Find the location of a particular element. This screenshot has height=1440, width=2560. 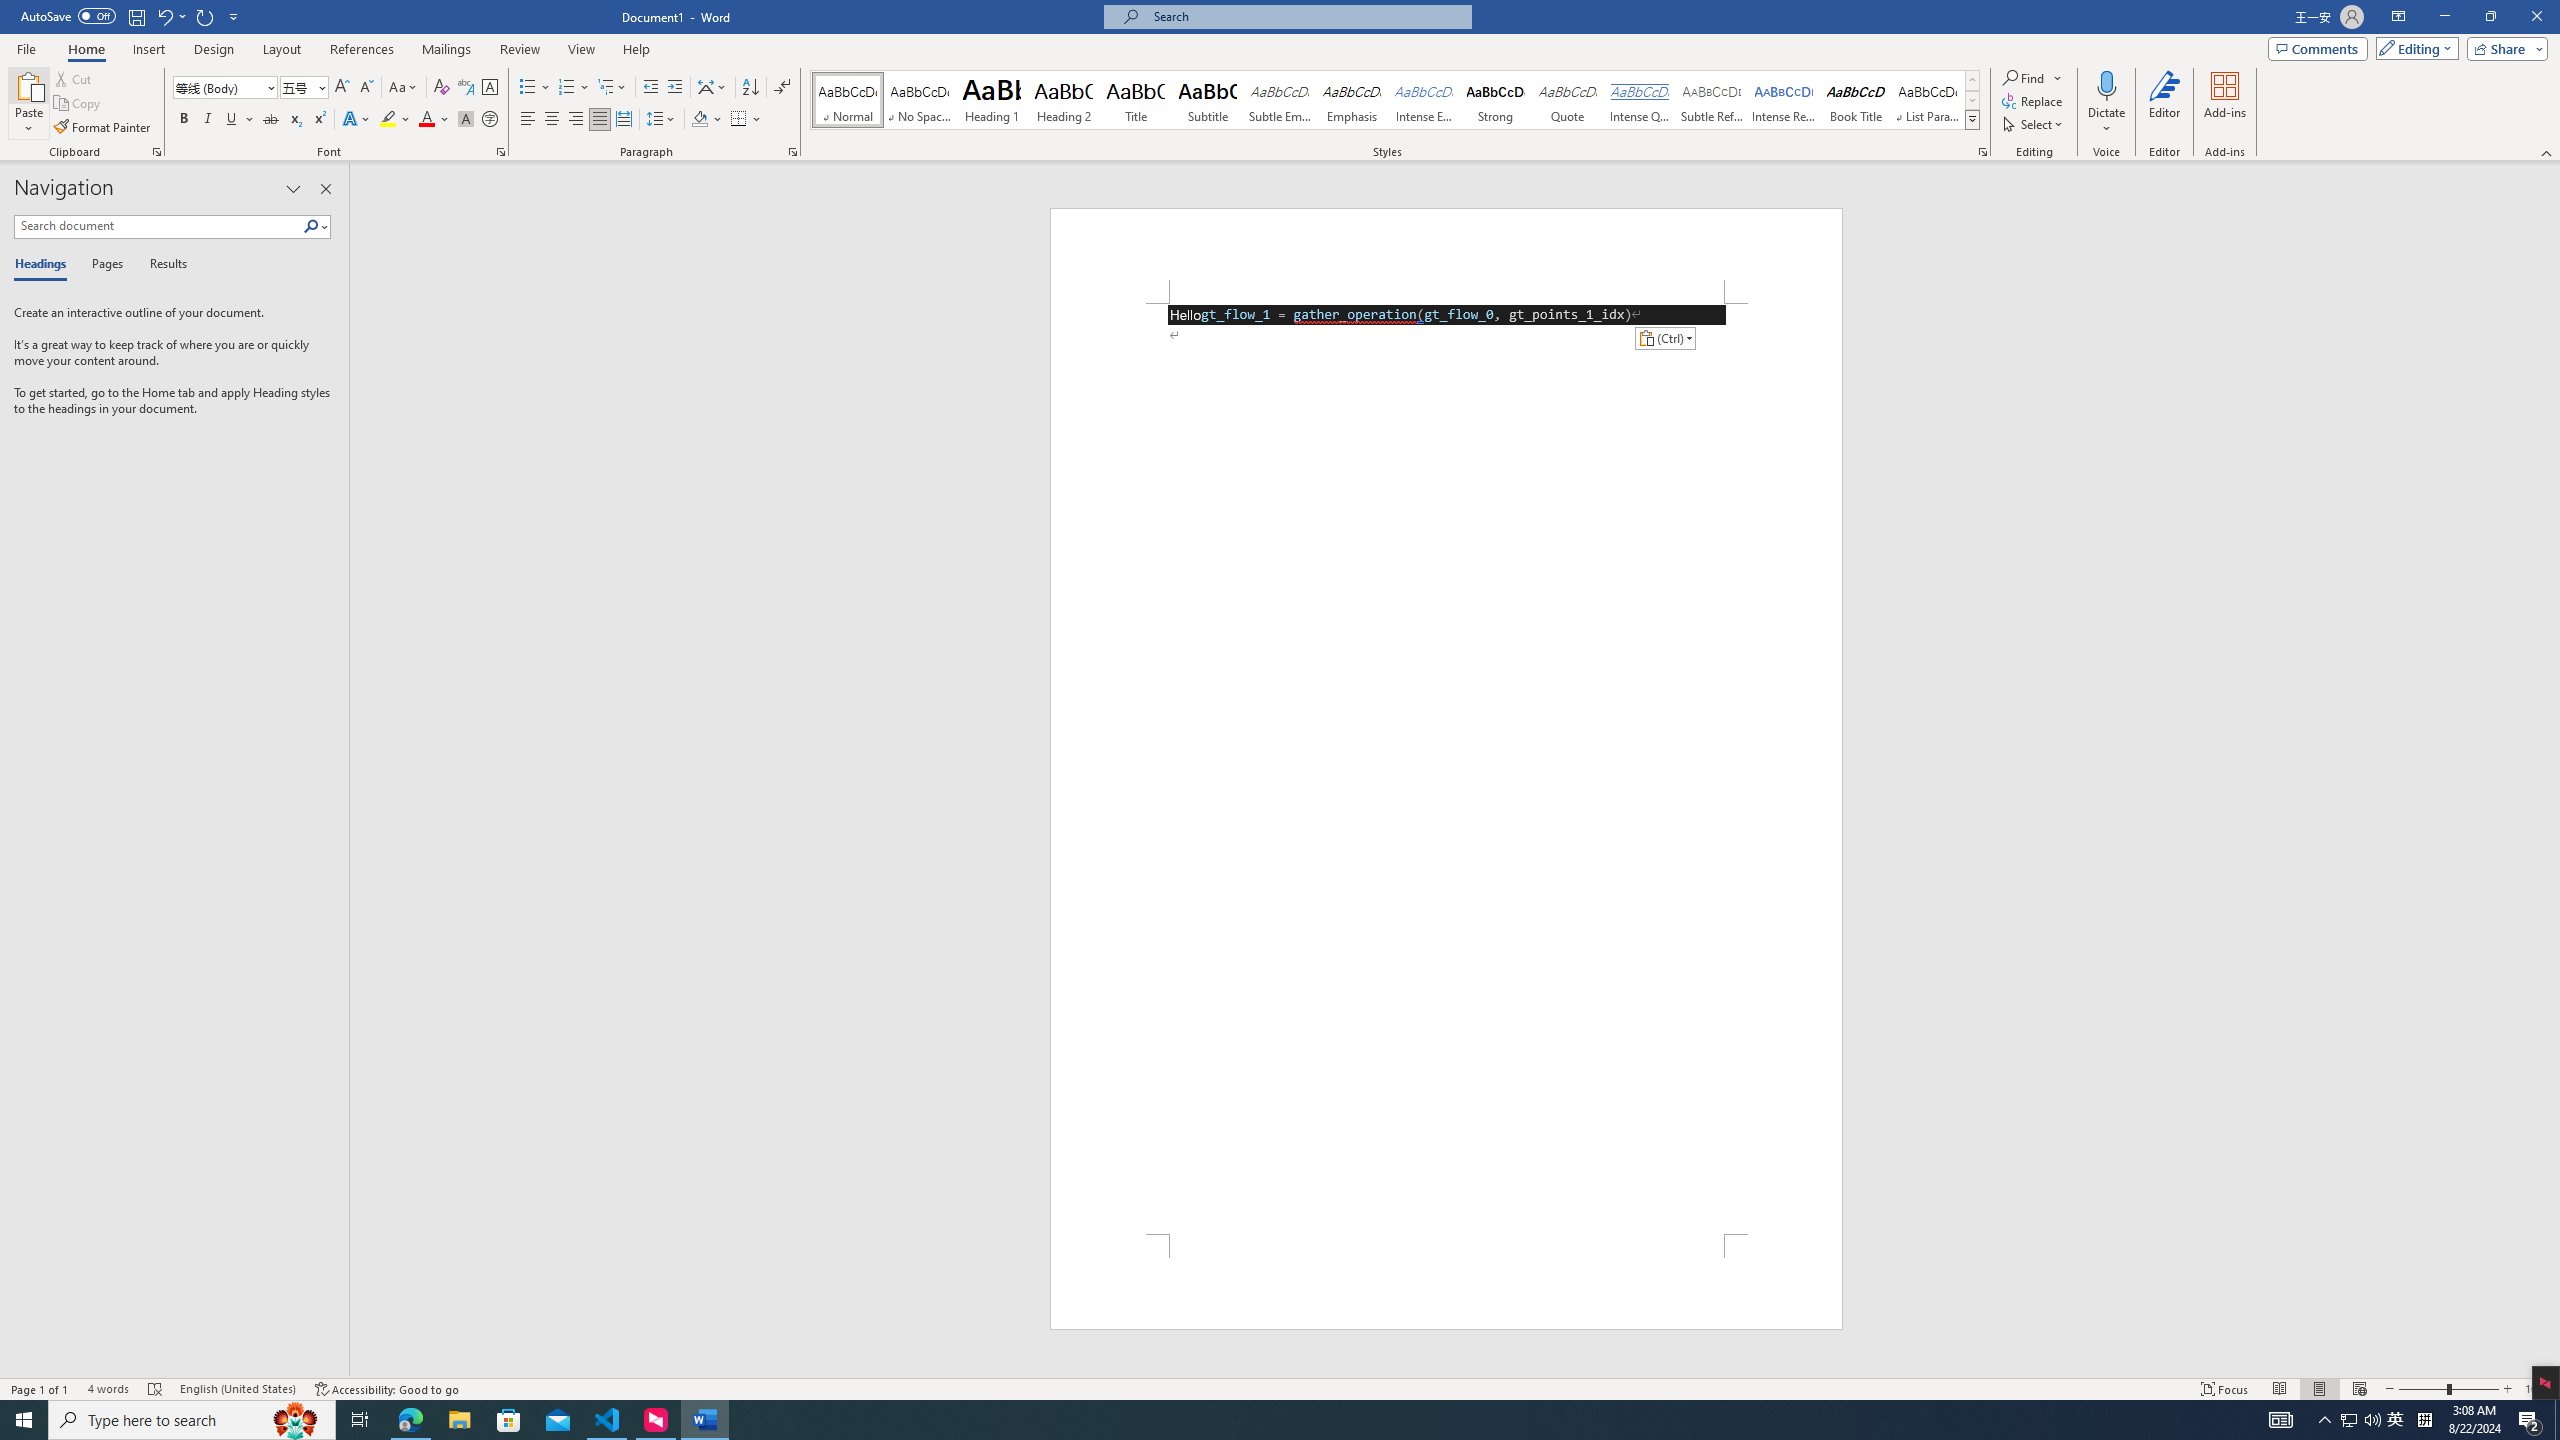

'Heading 2' is located at coordinates (1063, 99).